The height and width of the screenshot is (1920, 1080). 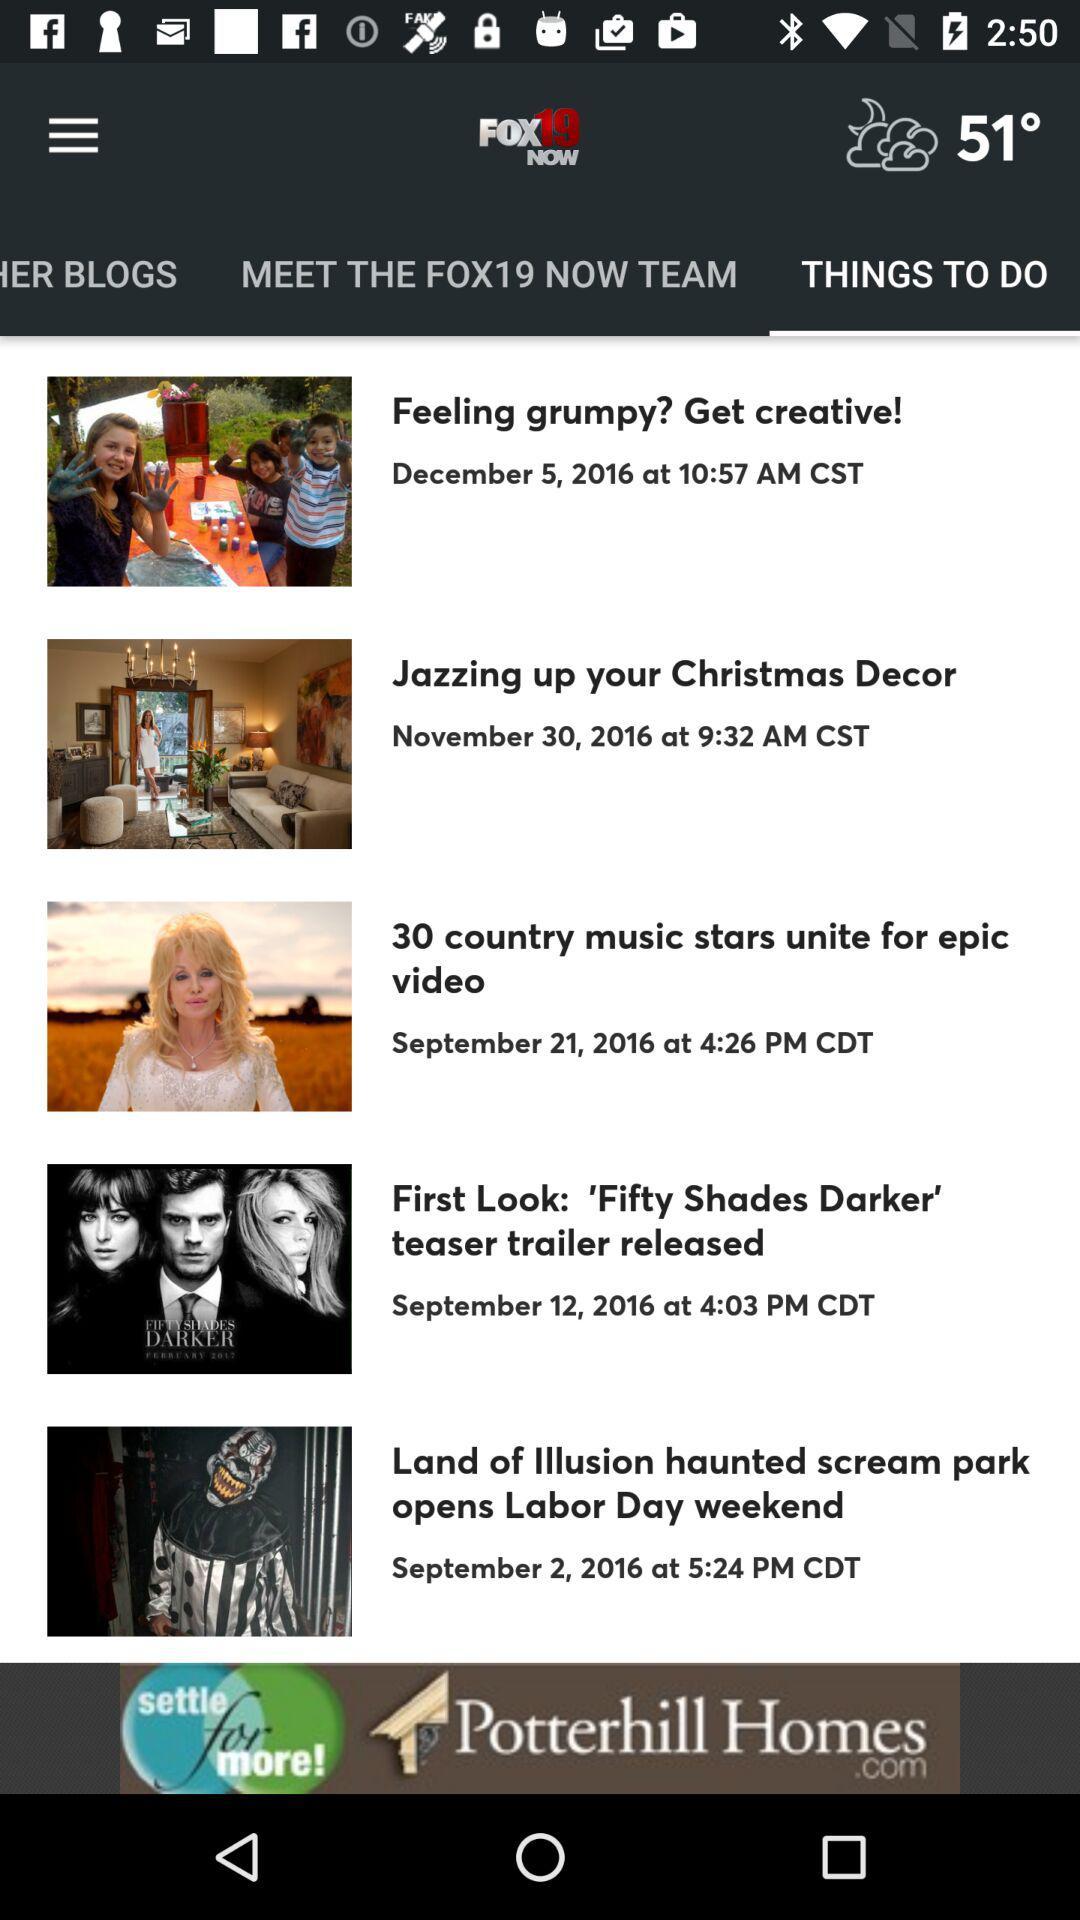 I want to click on click here to check the weather, so click(x=891, y=135).